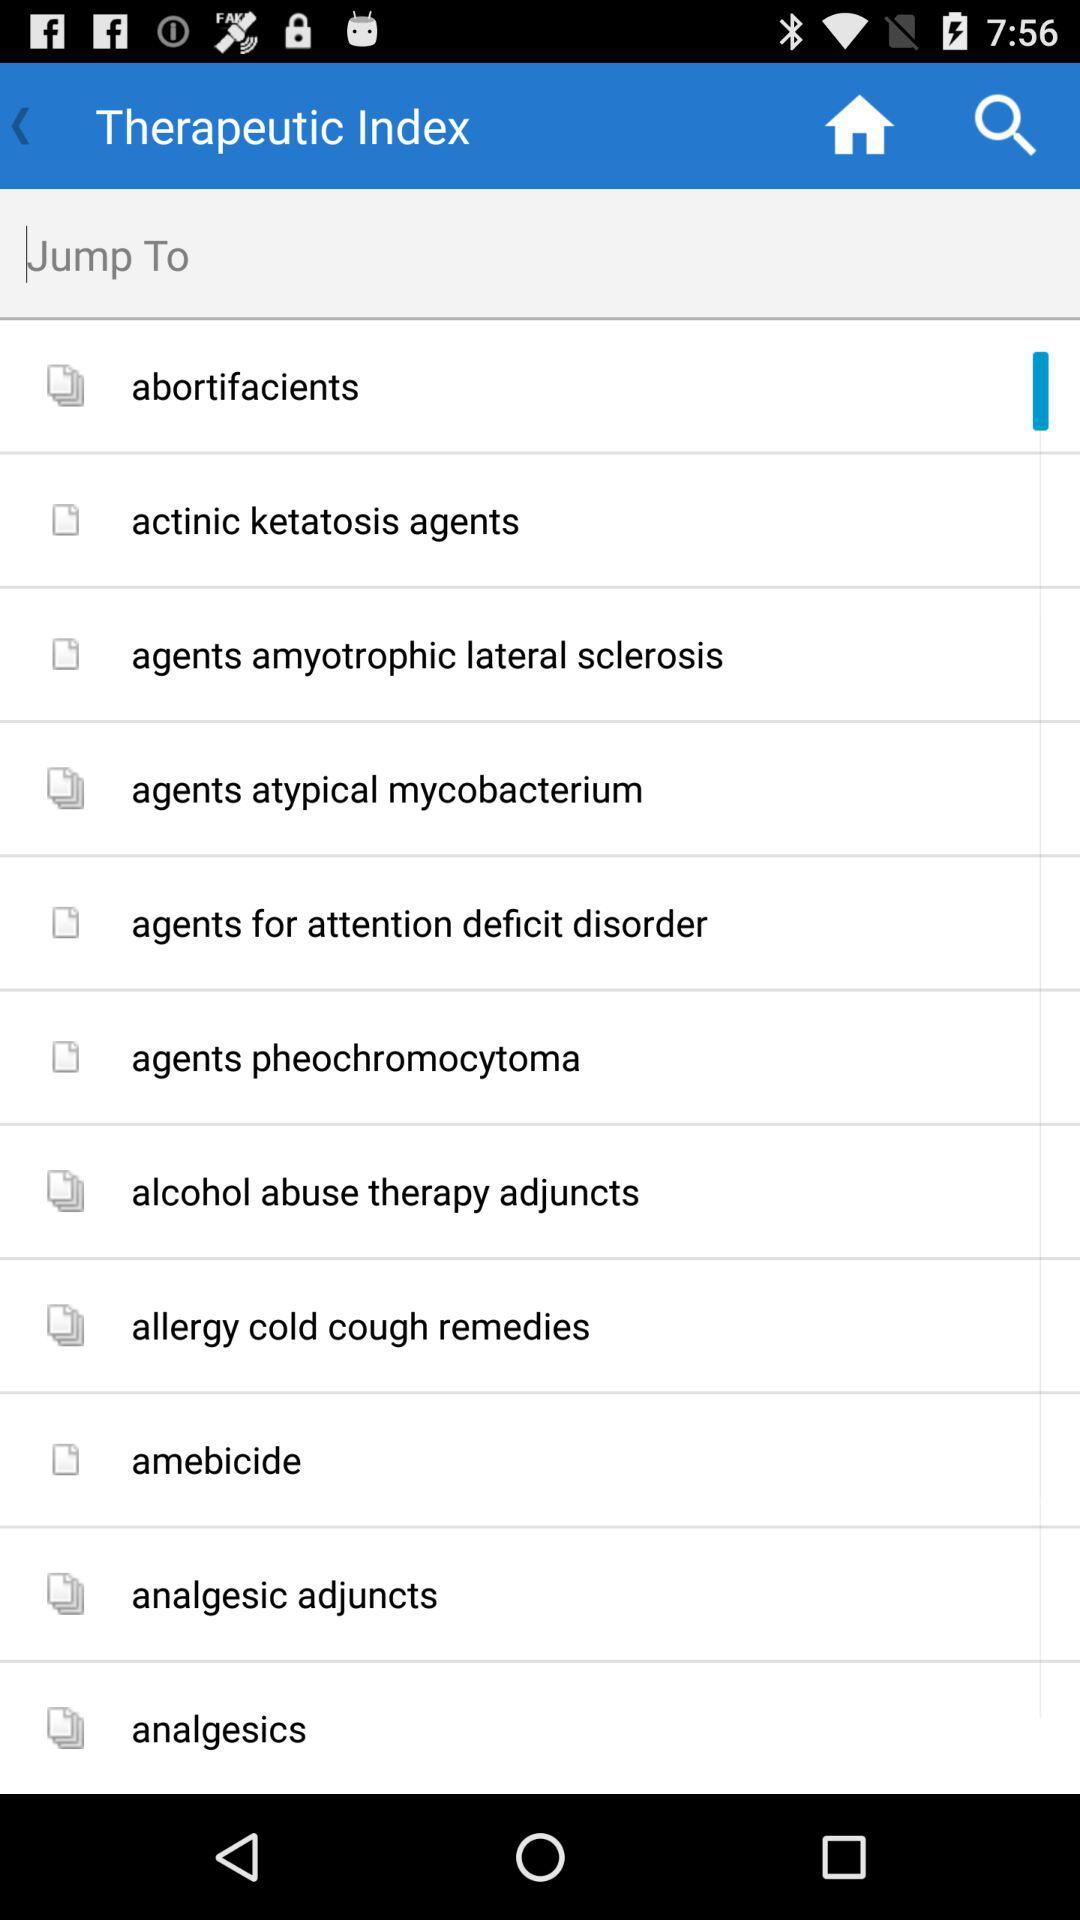  Describe the element at coordinates (597, 1727) in the screenshot. I see `the item below analgesic adjuncts app` at that location.